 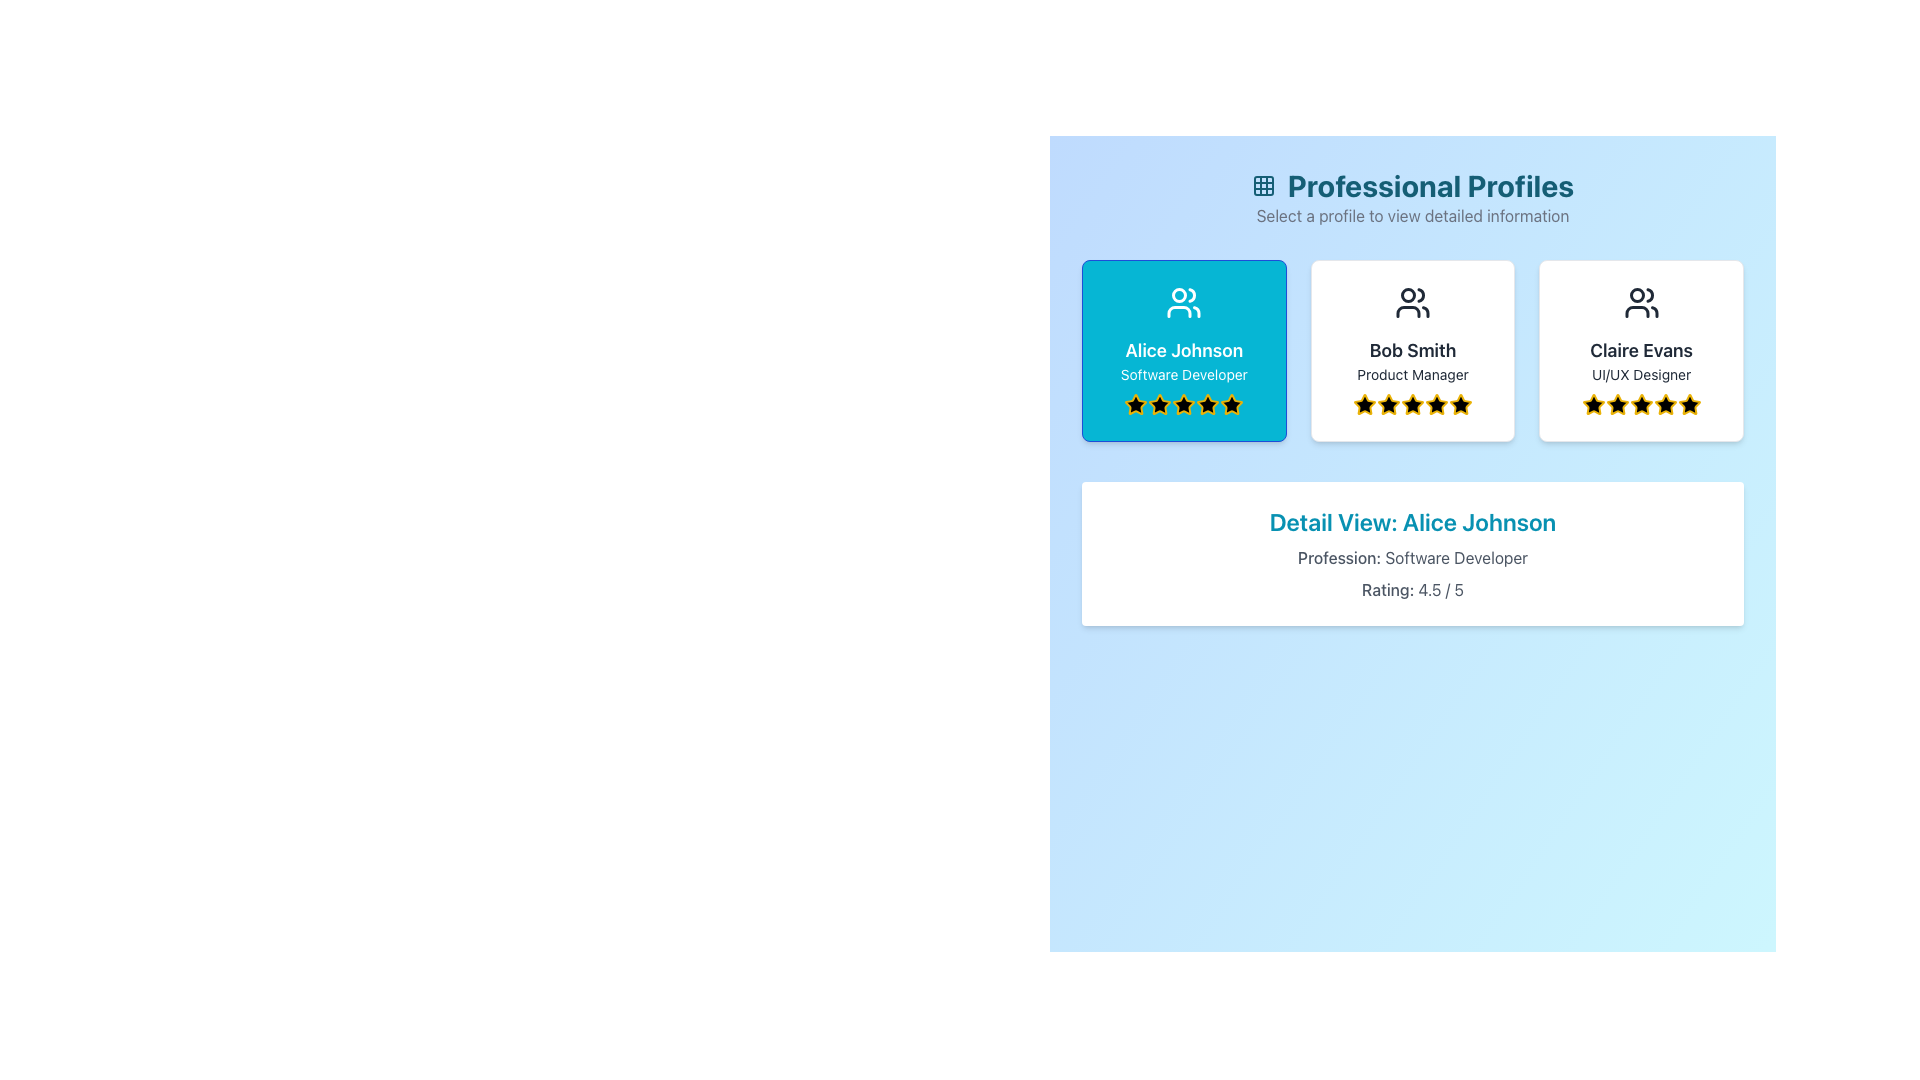 What do you see at coordinates (1411, 350) in the screenshot?
I see `the second card component in the responsive grid layout` at bounding box center [1411, 350].